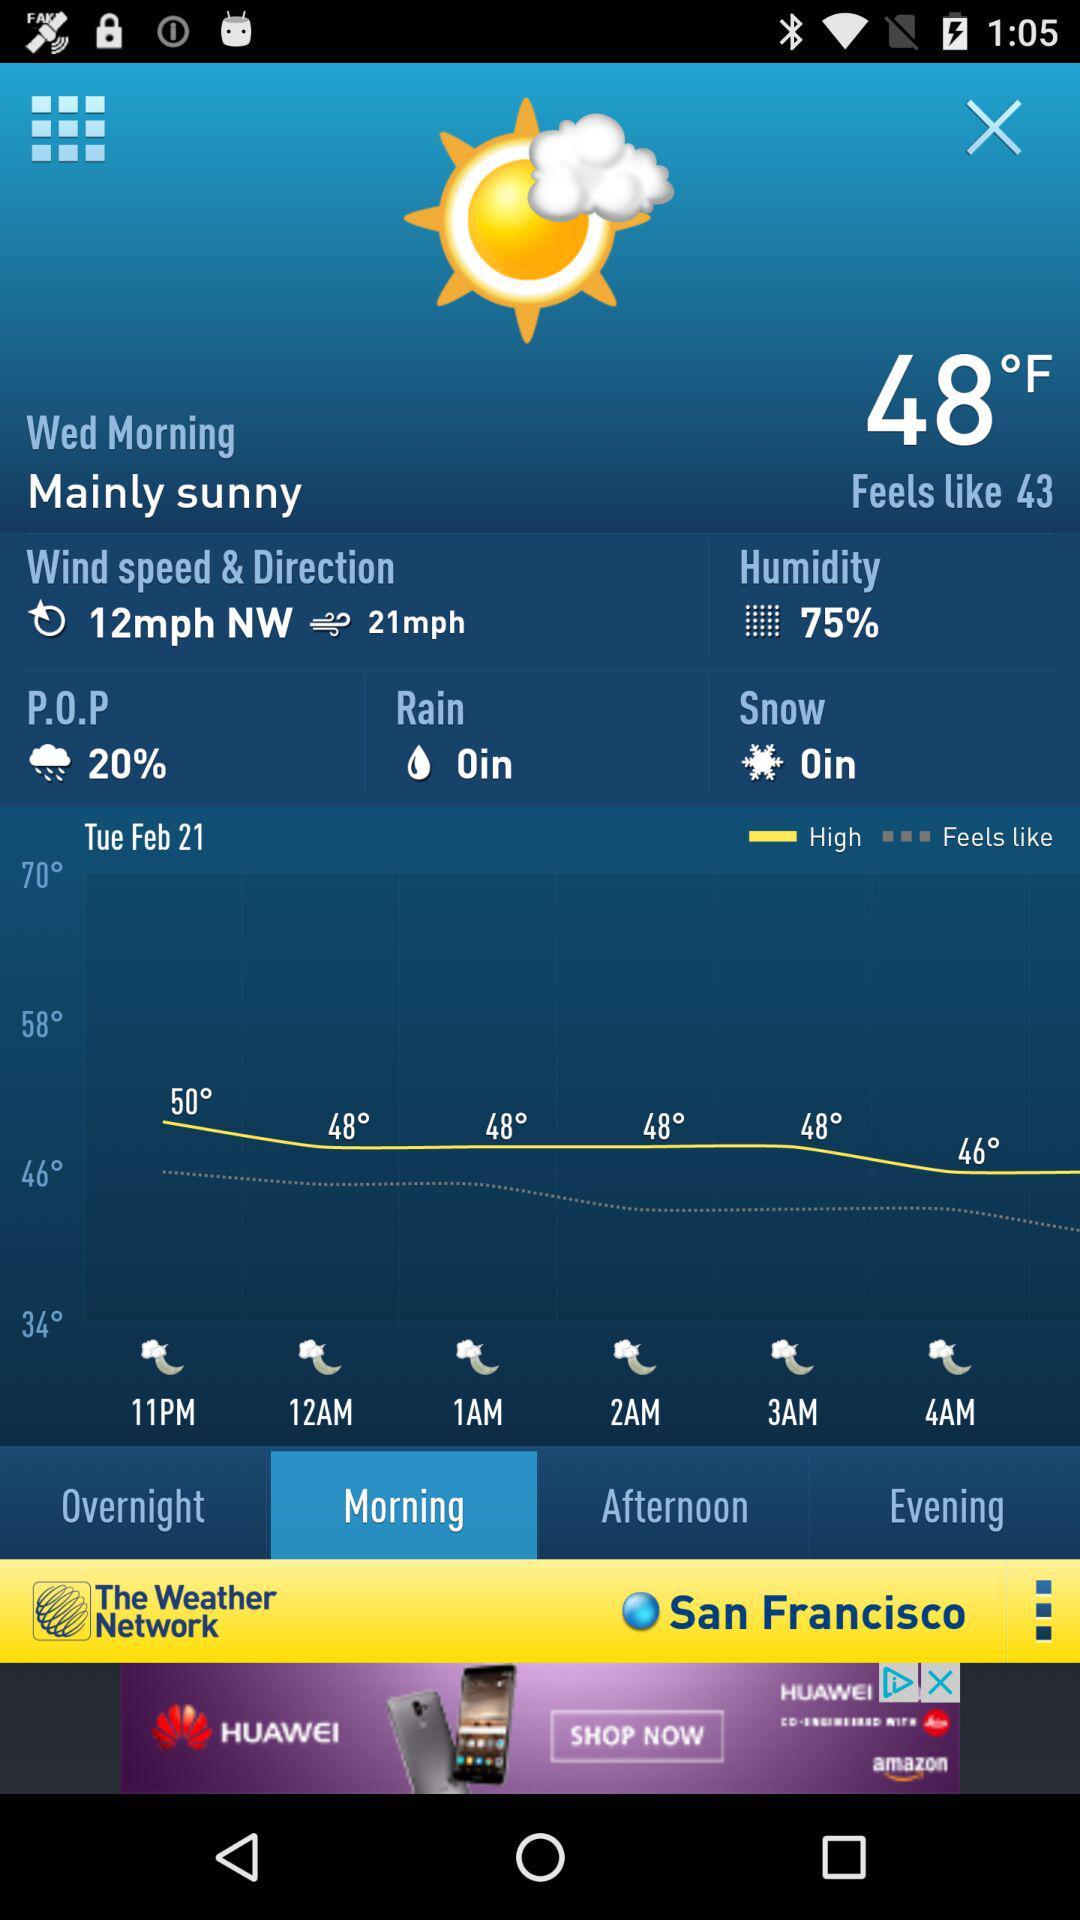 The width and height of the screenshot is (1080, 1920). Describe the element at coordinates (1043, 1611) in the screenshot. I see `open the option menu for san francisco` at that location.